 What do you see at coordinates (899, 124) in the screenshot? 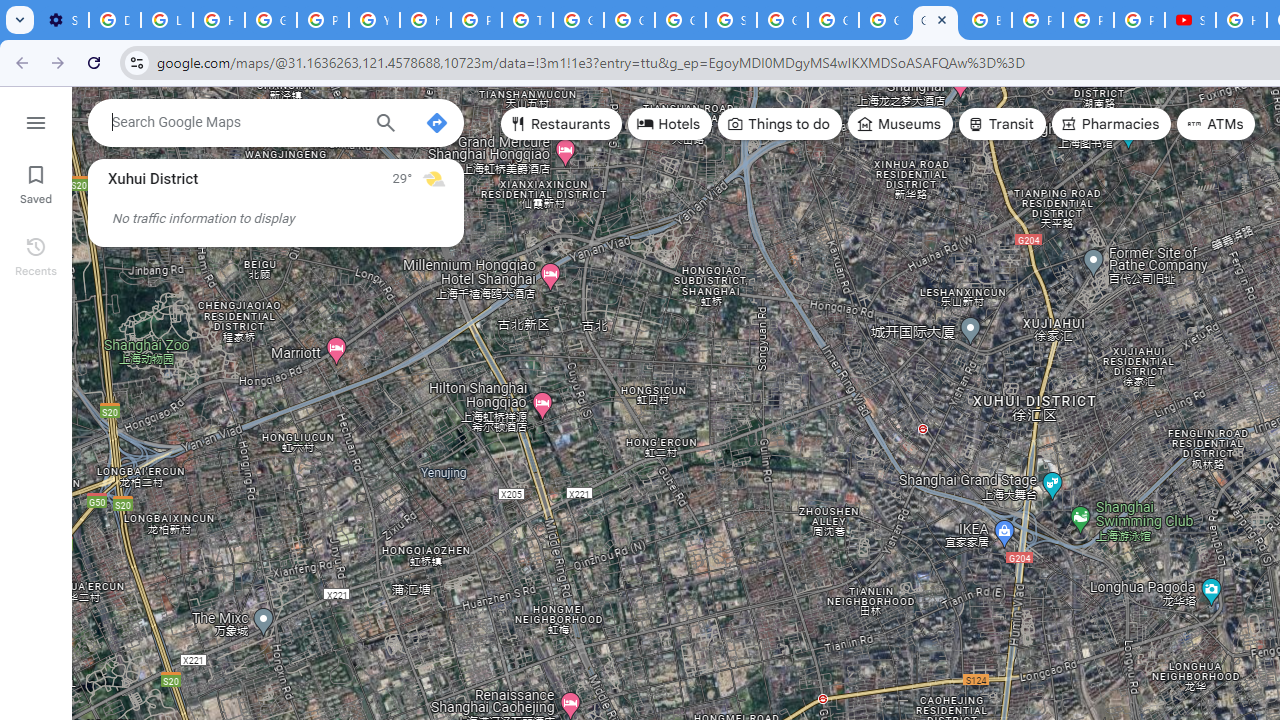
I see `'Museums'` at bounding box center [899, 124].